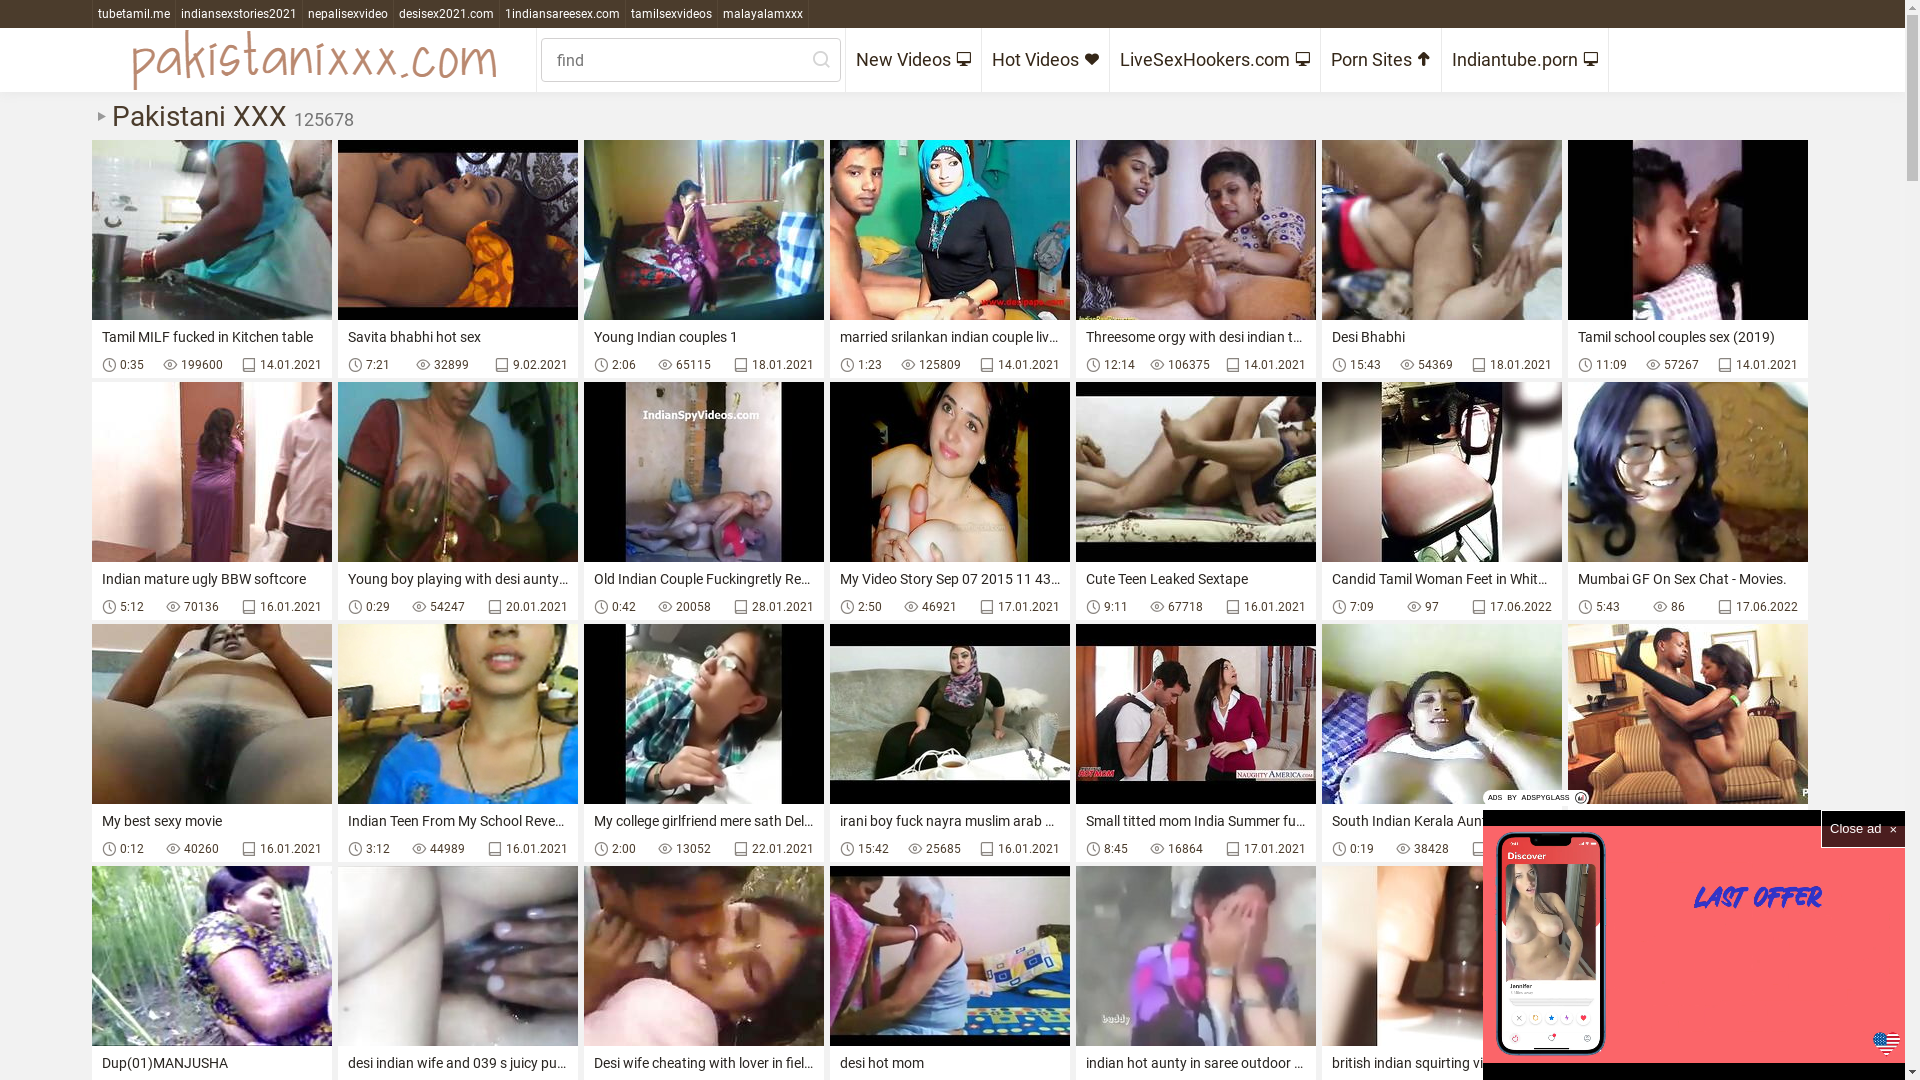  I want to click on 'Hot Videos', so click(1045, 59).